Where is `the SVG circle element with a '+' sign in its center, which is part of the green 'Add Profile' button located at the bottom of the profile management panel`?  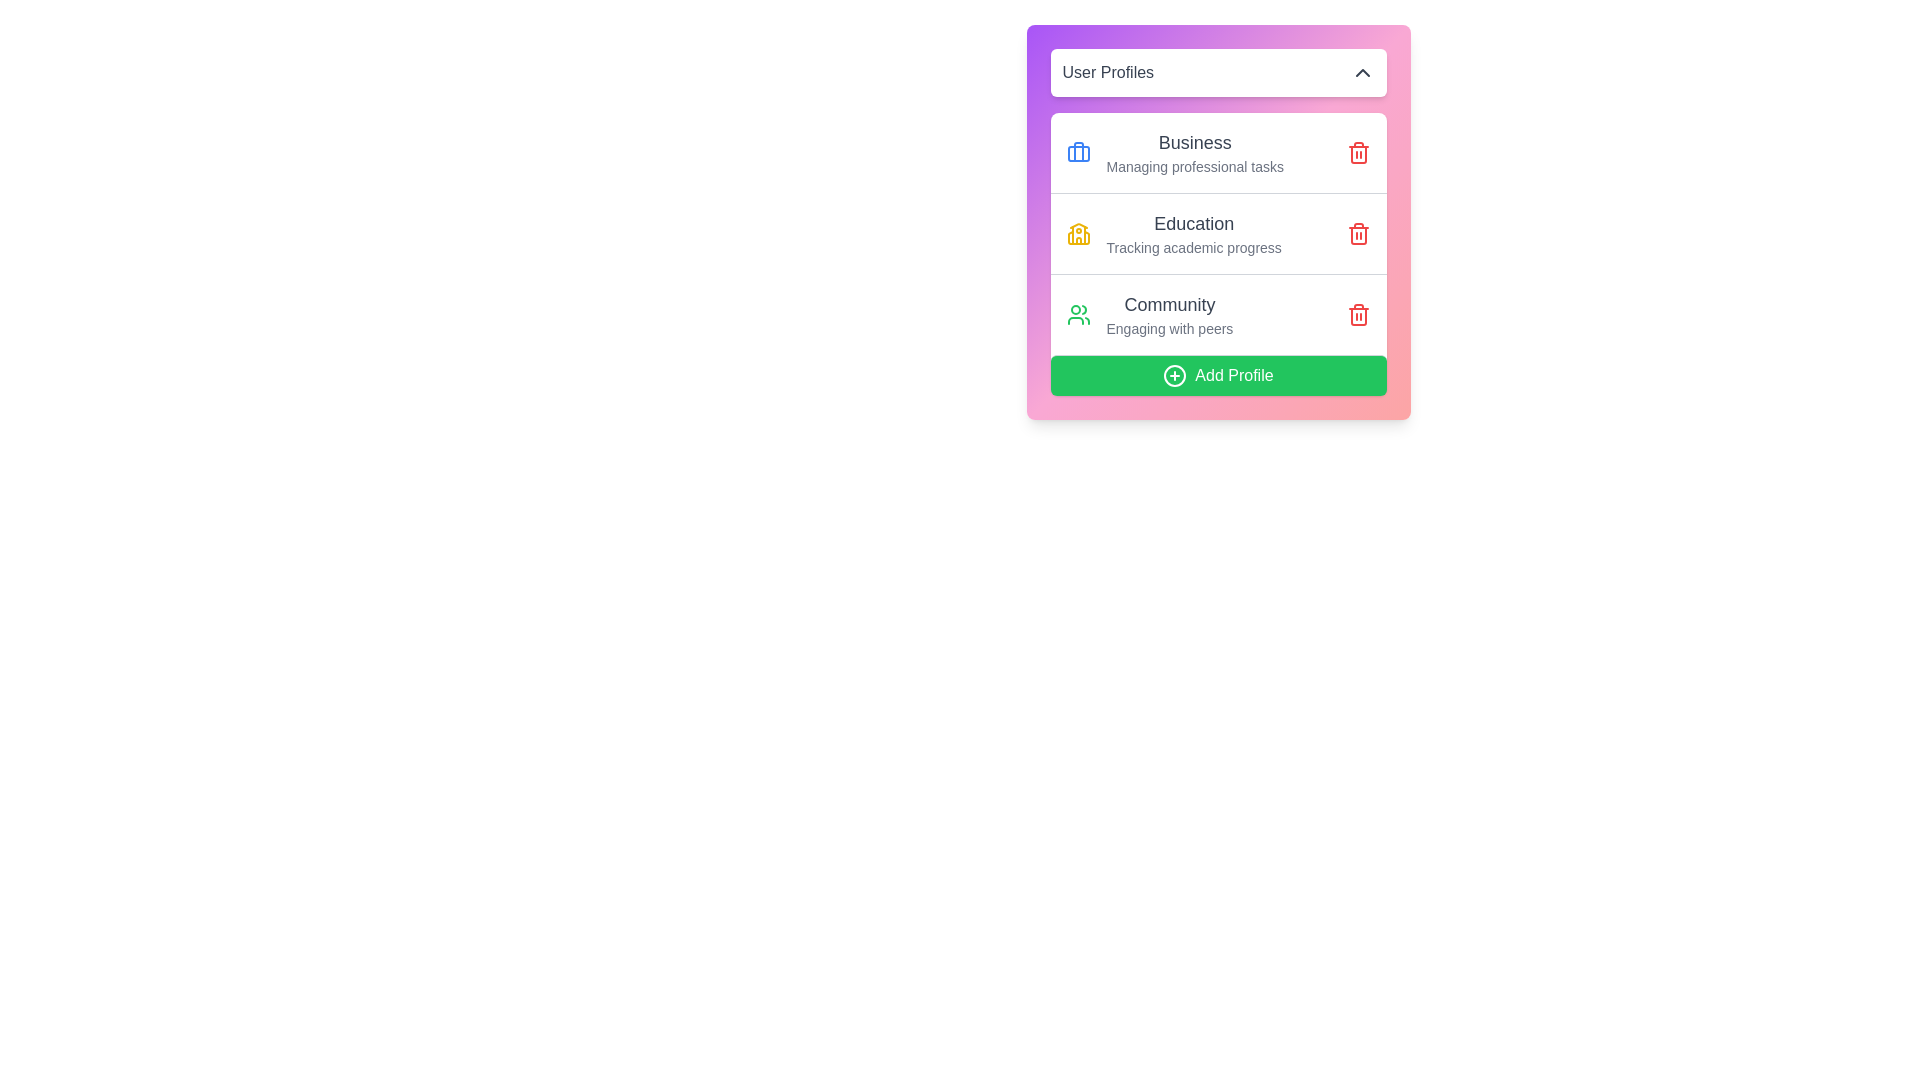 the SVG circle element with a '+' sign in its center, which is part of the green 'Add Profile' button located at the bottom of the profile management panel is located at coordinates (1175, 375).